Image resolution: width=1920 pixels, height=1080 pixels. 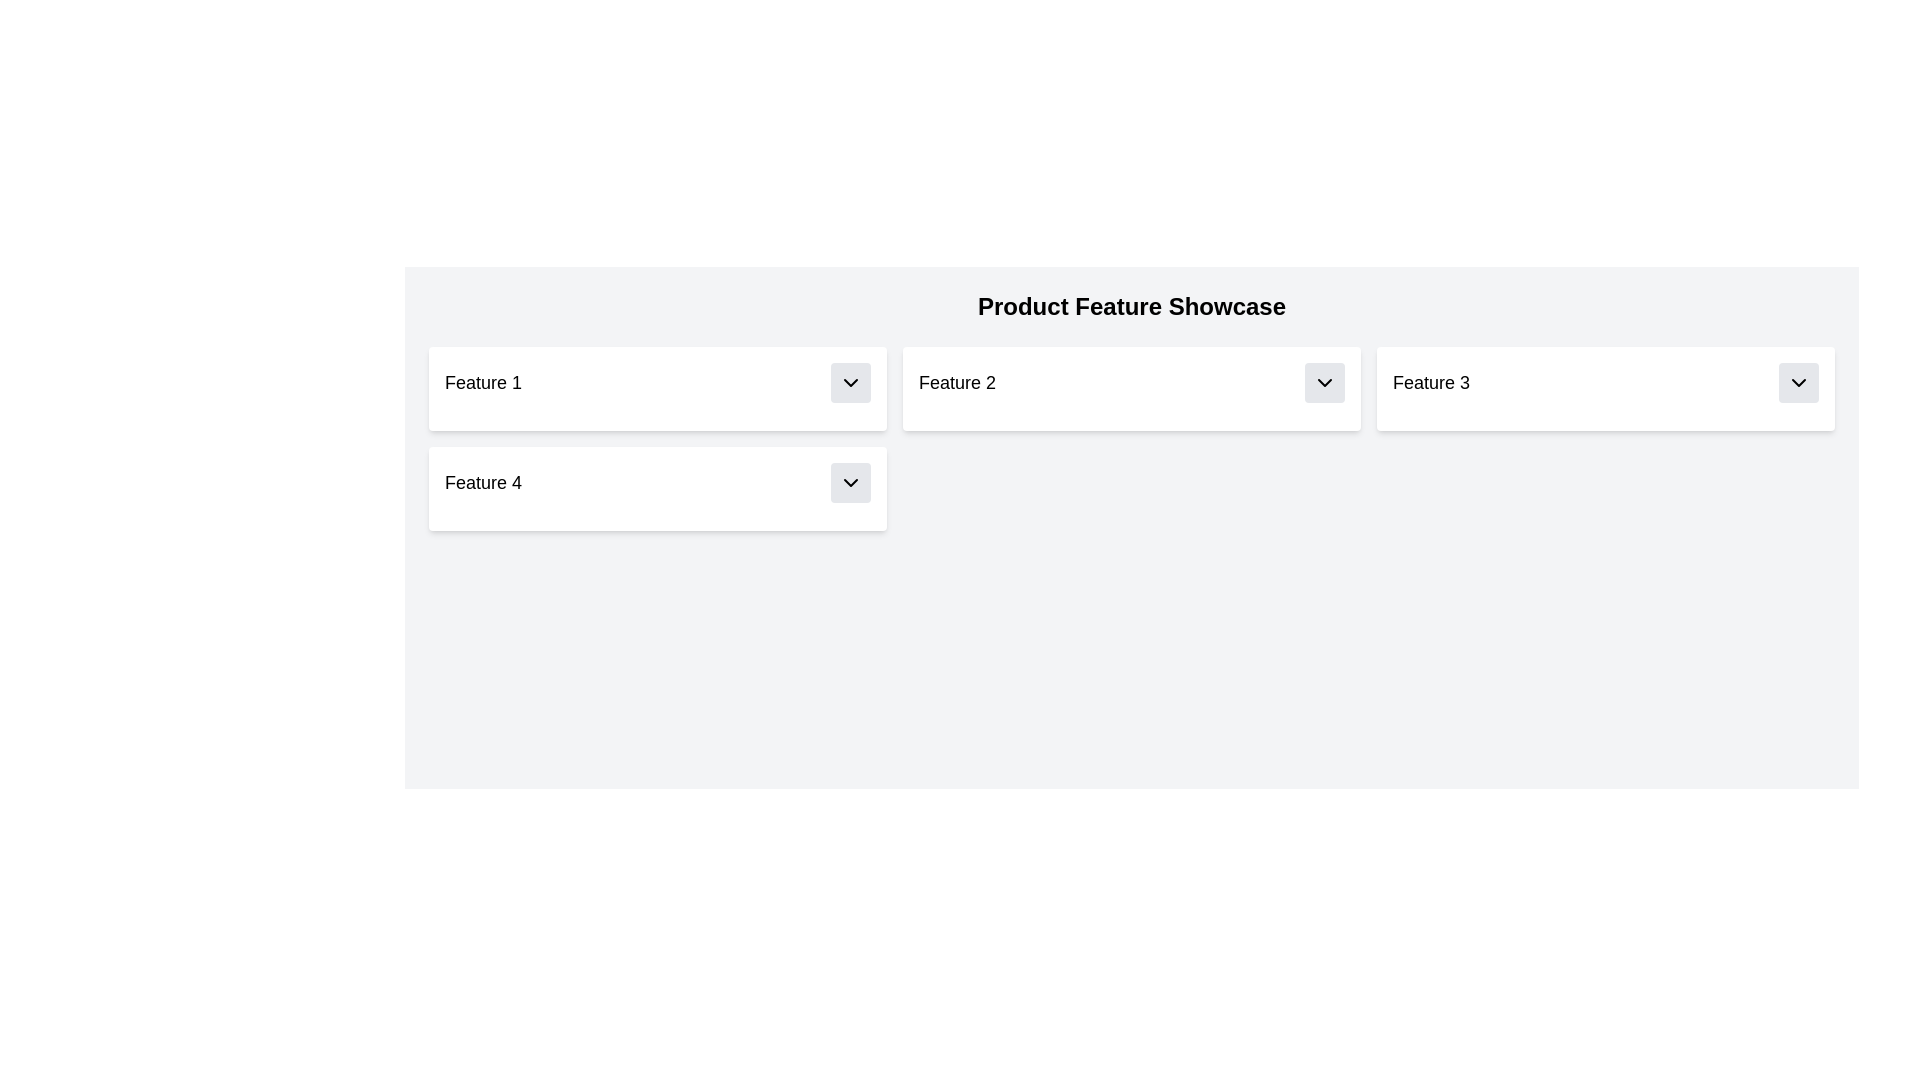 What do you see at coordinates (1799, 382) in the screenshot?
I see `the small button with a downward-facing chevron icon, located to the right of the text 'Feature 3'` at bounding box center [1799, 382].